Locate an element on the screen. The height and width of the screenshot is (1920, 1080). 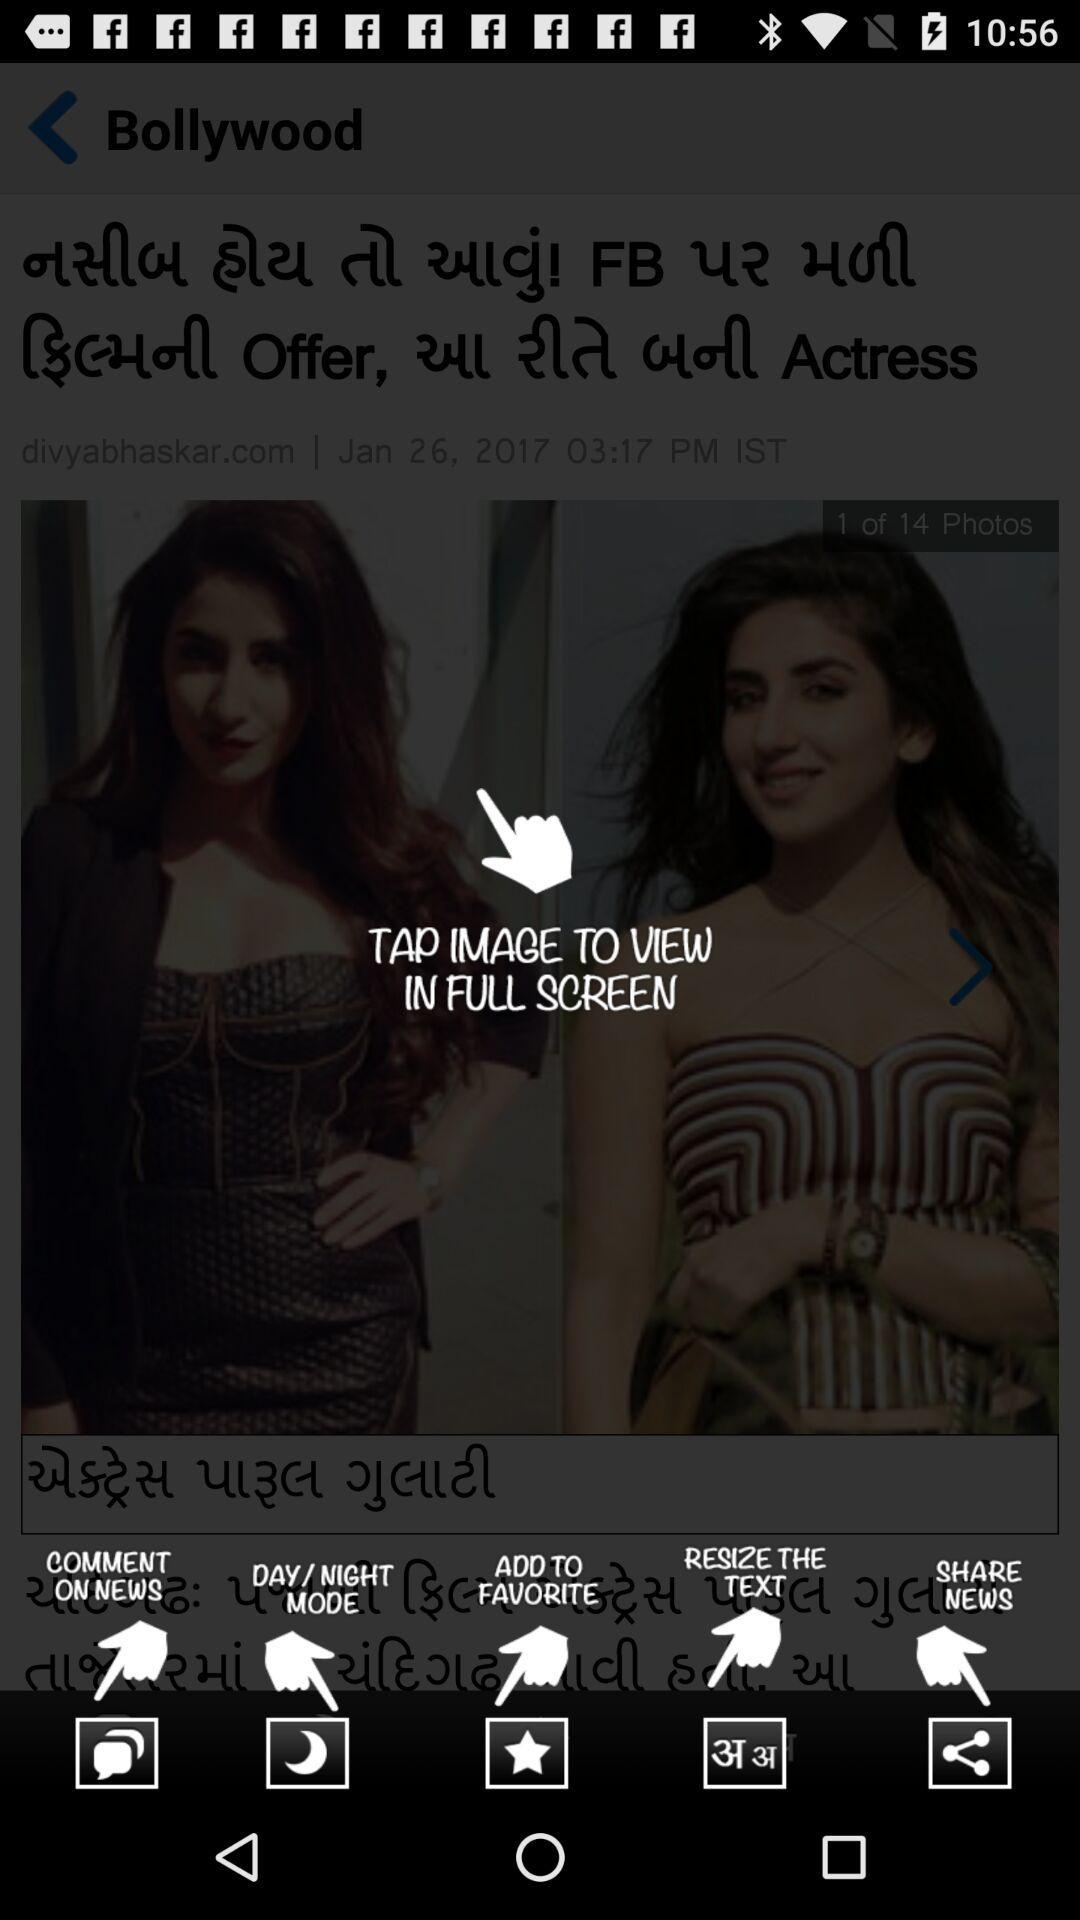
resize text is located at coordinates (756, 1669).